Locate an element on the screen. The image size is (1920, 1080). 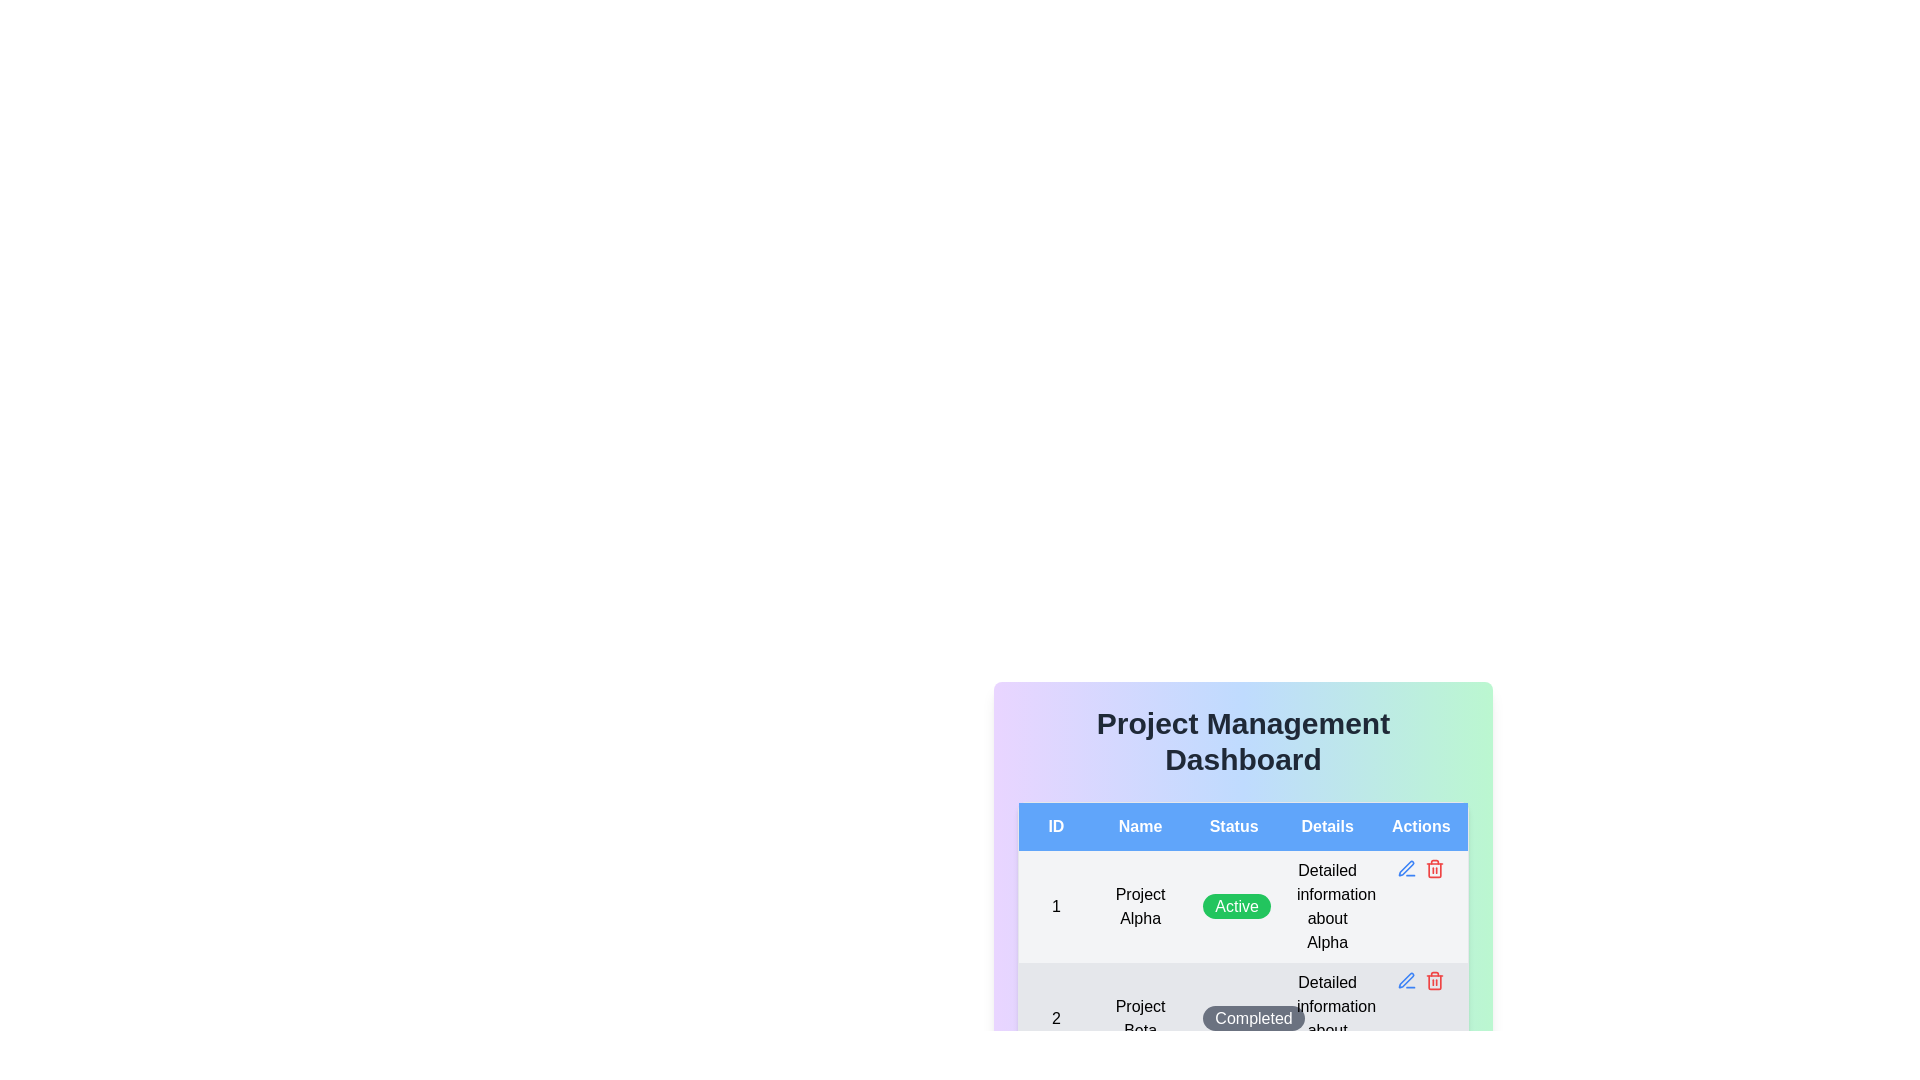
the table header cell labeled 'Status', which is the third column header in a table with a blue background and white text is located at coordinates (1242, 844).